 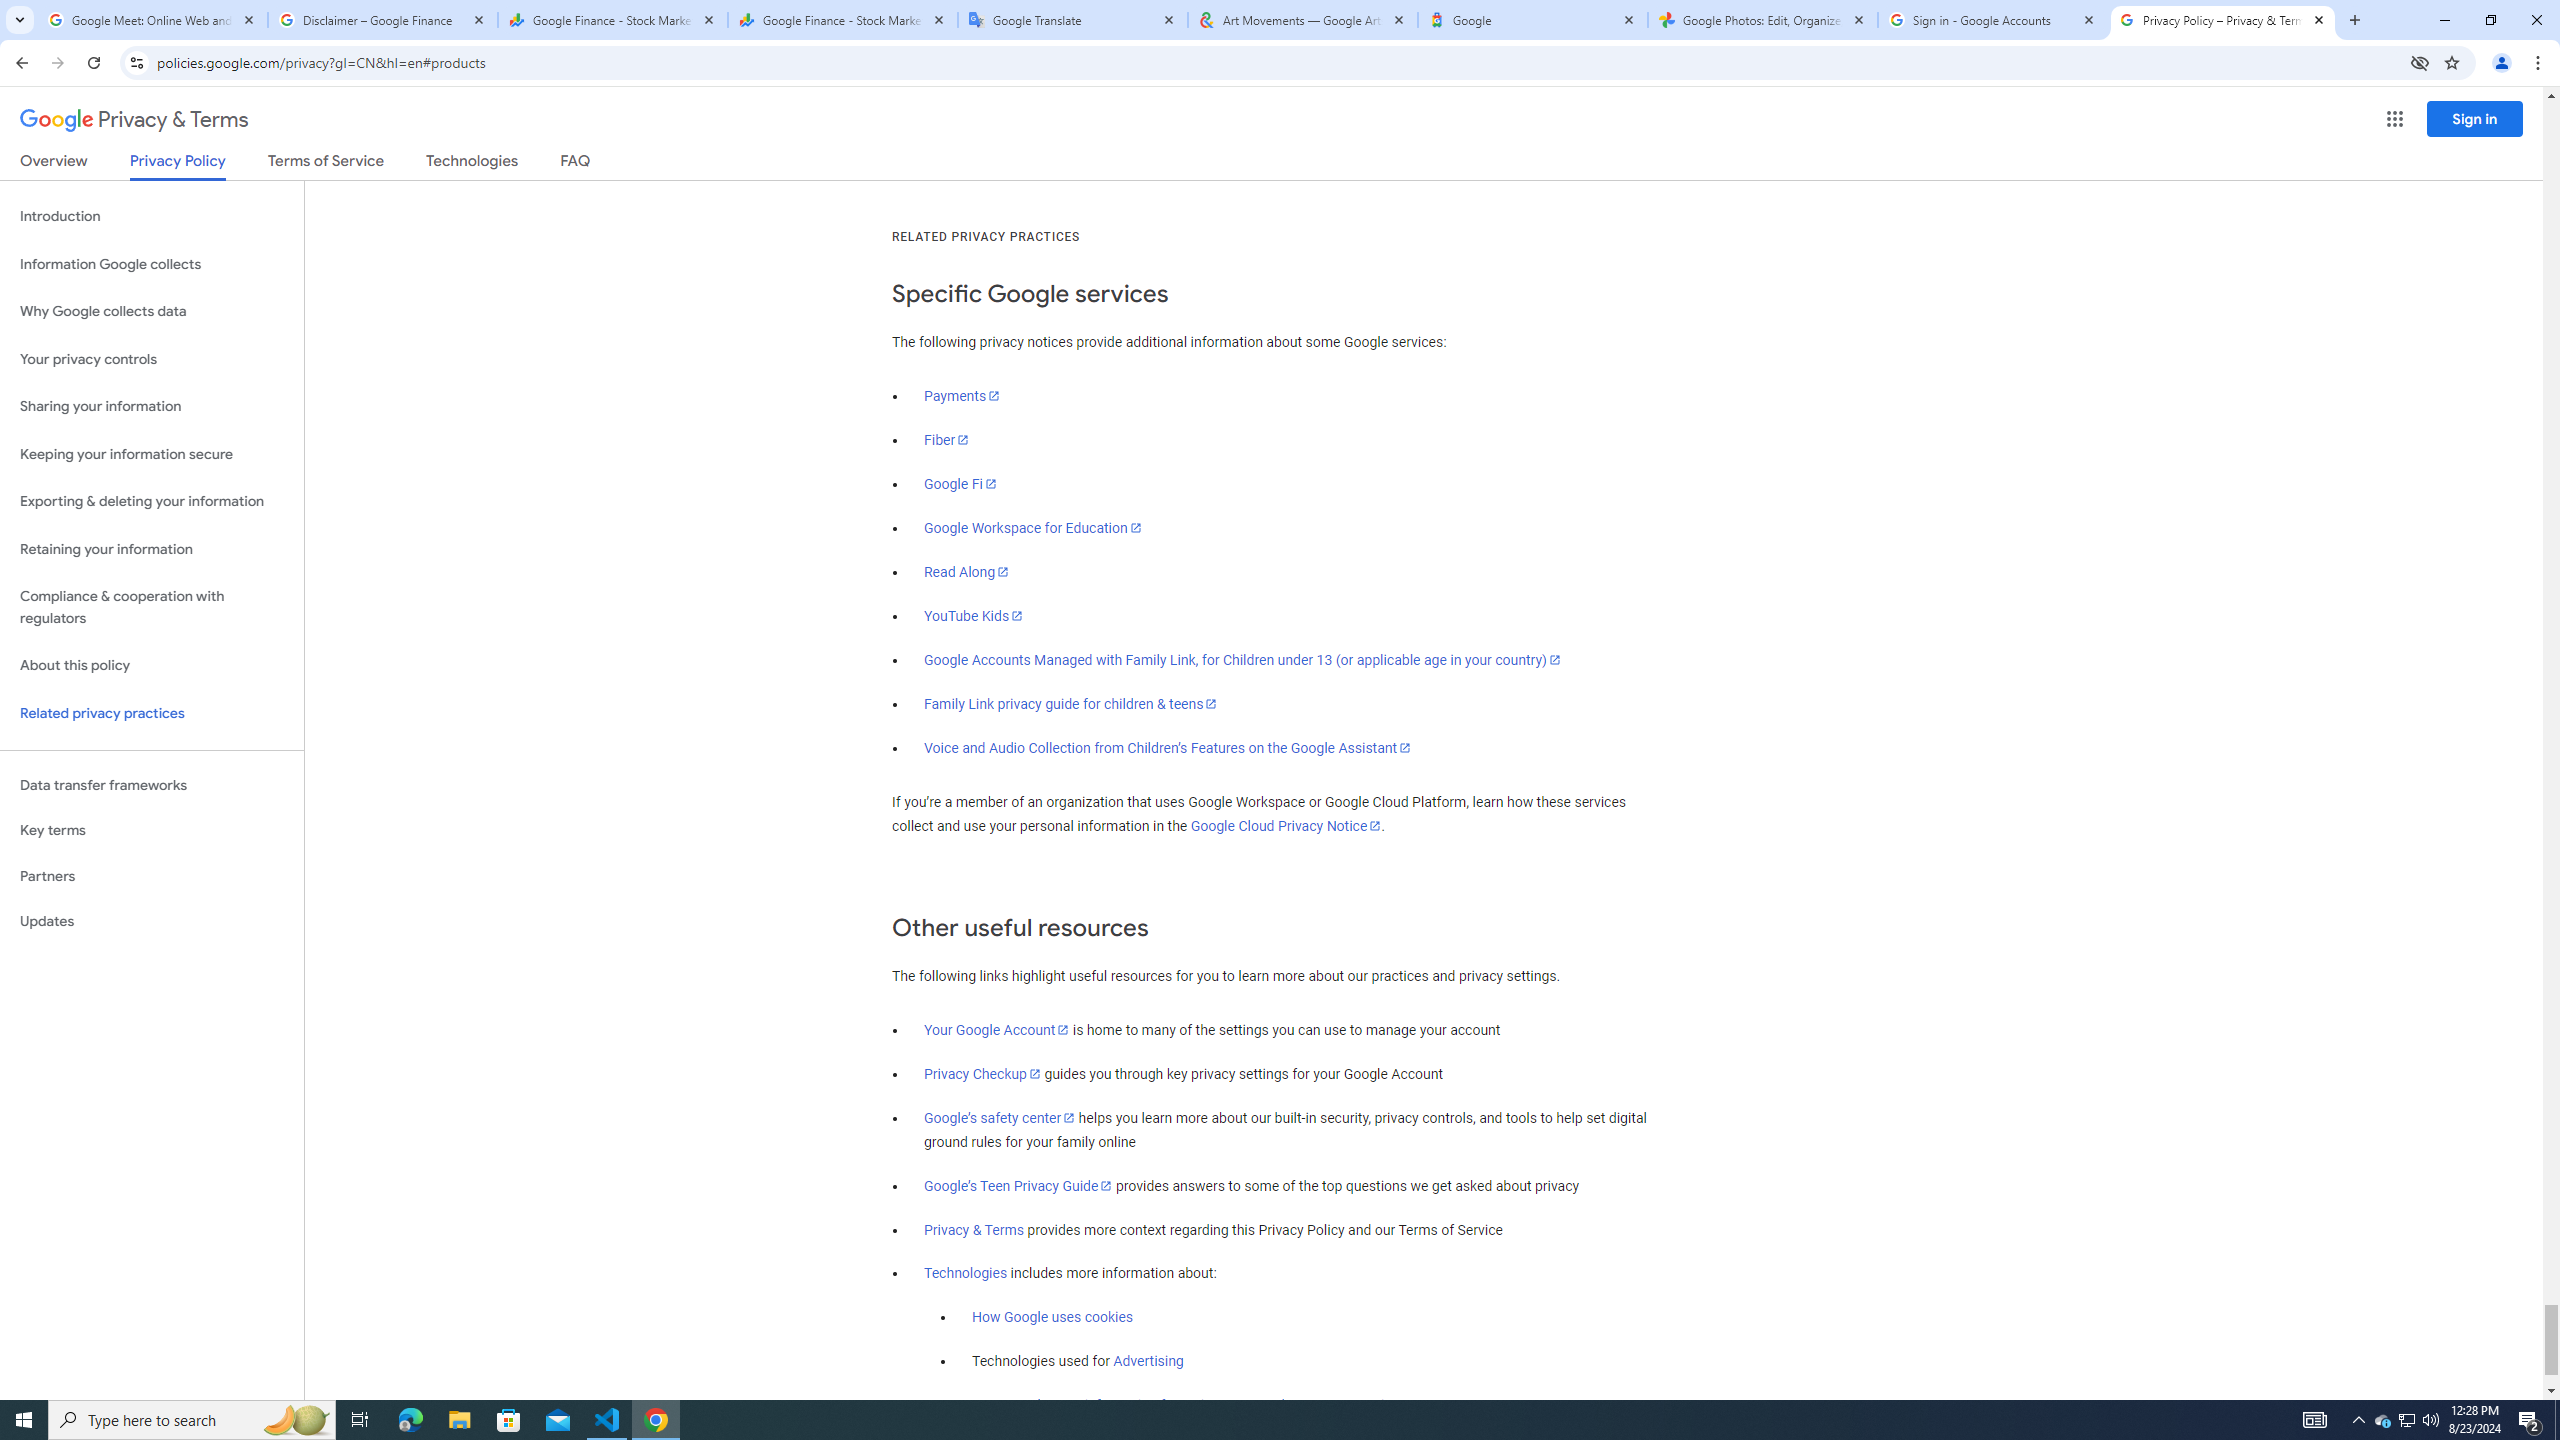 What do you see at coordinates (1031, 526) in the screenshot?
I see `'Google Workspace for Education'` at bounding box center [1031, 526].